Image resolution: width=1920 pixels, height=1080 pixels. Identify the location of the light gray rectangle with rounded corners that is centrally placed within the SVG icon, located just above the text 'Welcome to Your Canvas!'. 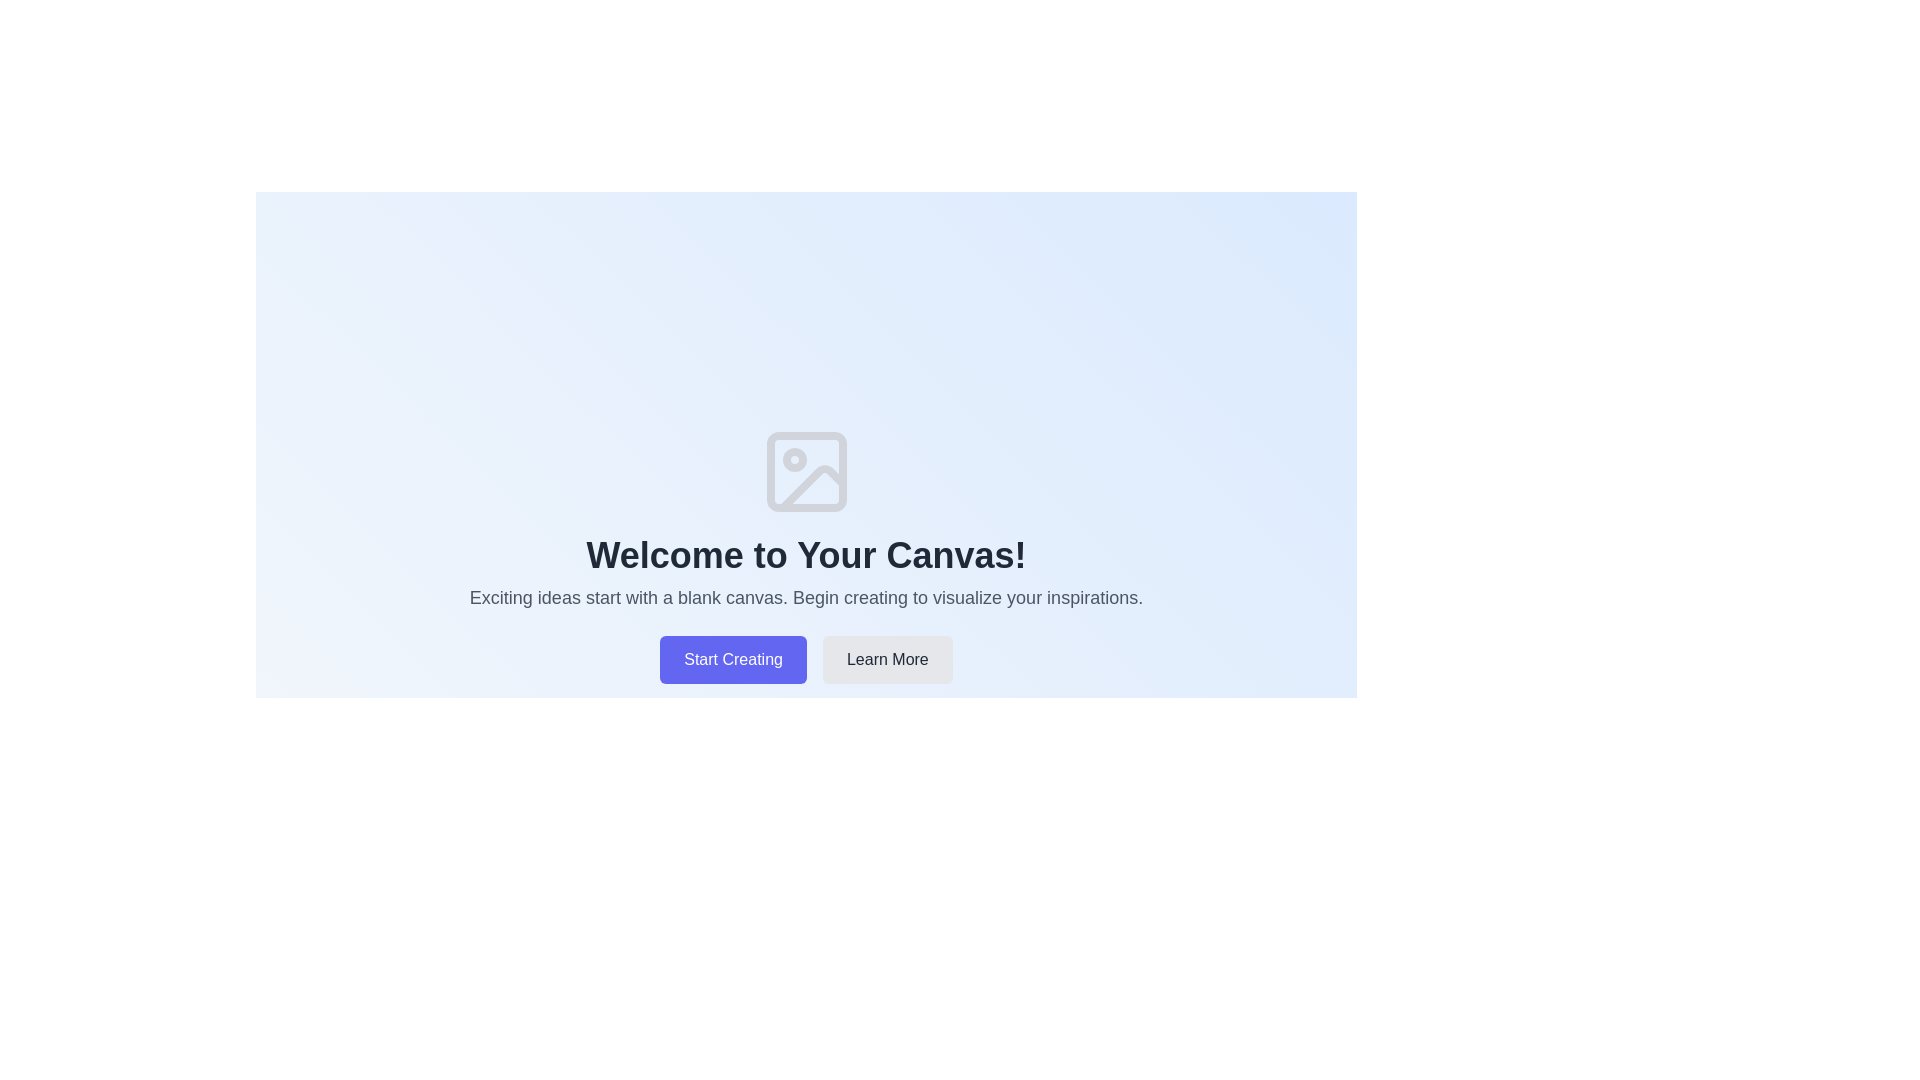
(806, 471).